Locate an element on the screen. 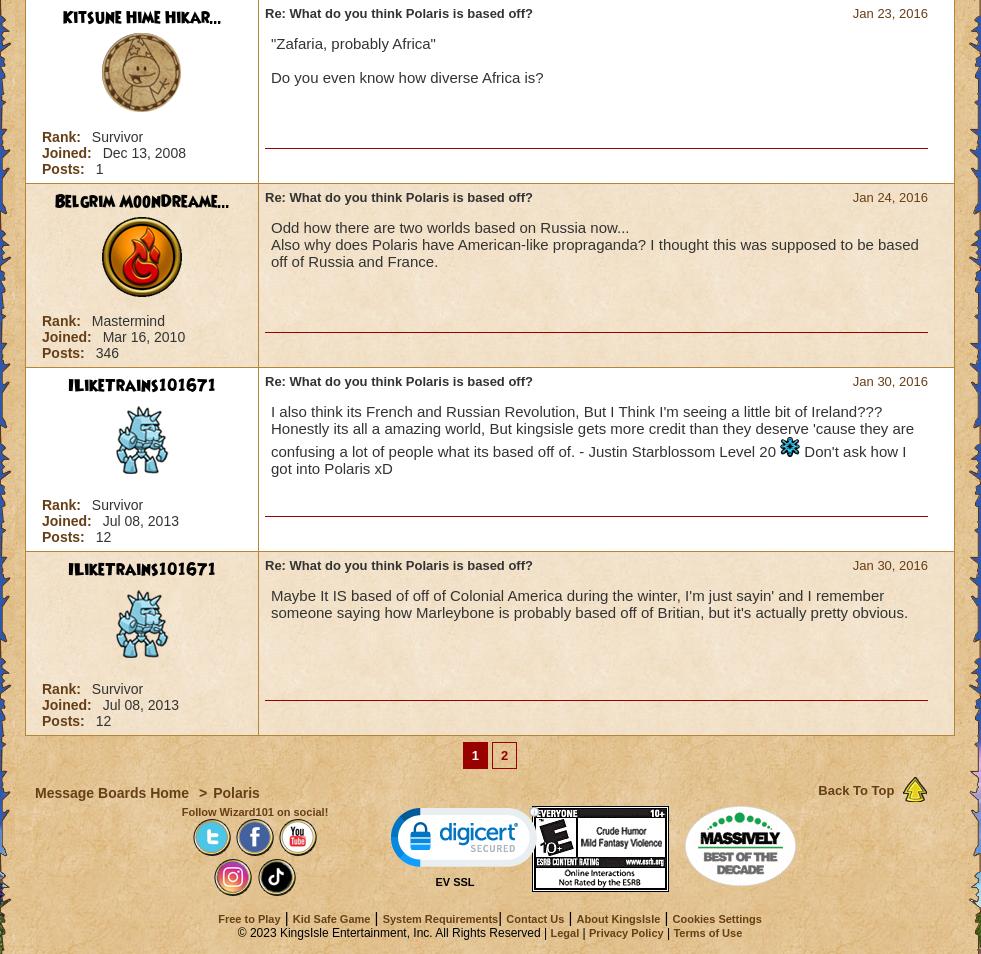 This screenshot has width=981, height=954. 'Contact Us' is located at coordinates (535, 918).